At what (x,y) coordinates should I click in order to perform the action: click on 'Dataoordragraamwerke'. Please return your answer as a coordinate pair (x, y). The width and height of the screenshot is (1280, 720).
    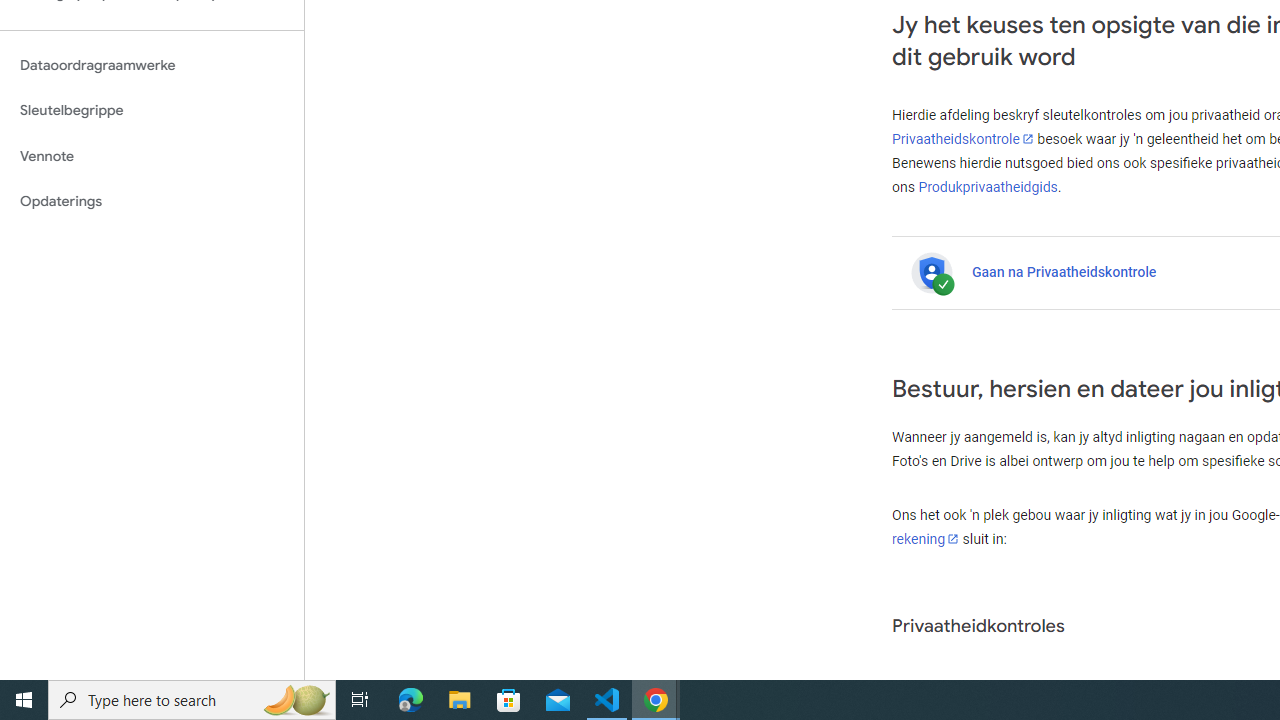
    Looking at the image, I should click on (151, 64).